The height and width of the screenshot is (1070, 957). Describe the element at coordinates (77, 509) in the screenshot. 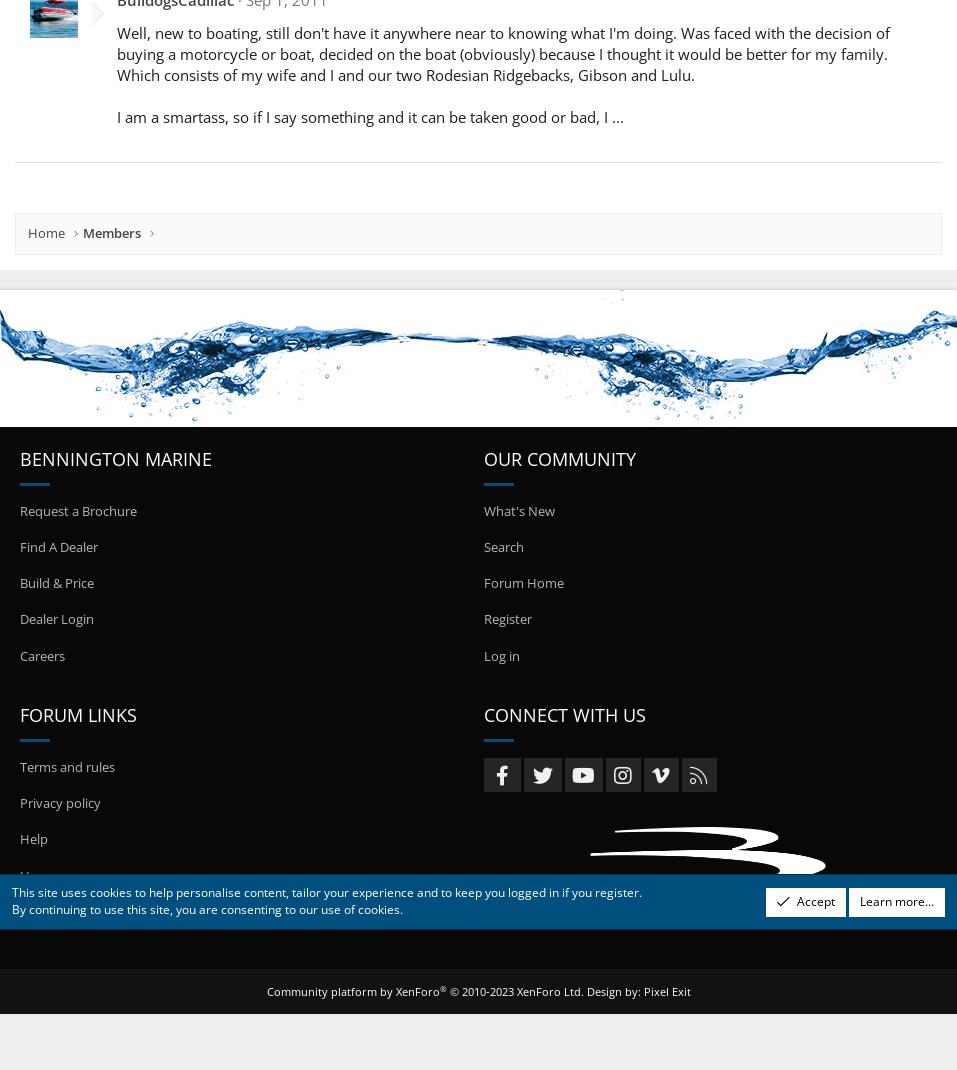

I see `'Request a Brochure'` at that location.